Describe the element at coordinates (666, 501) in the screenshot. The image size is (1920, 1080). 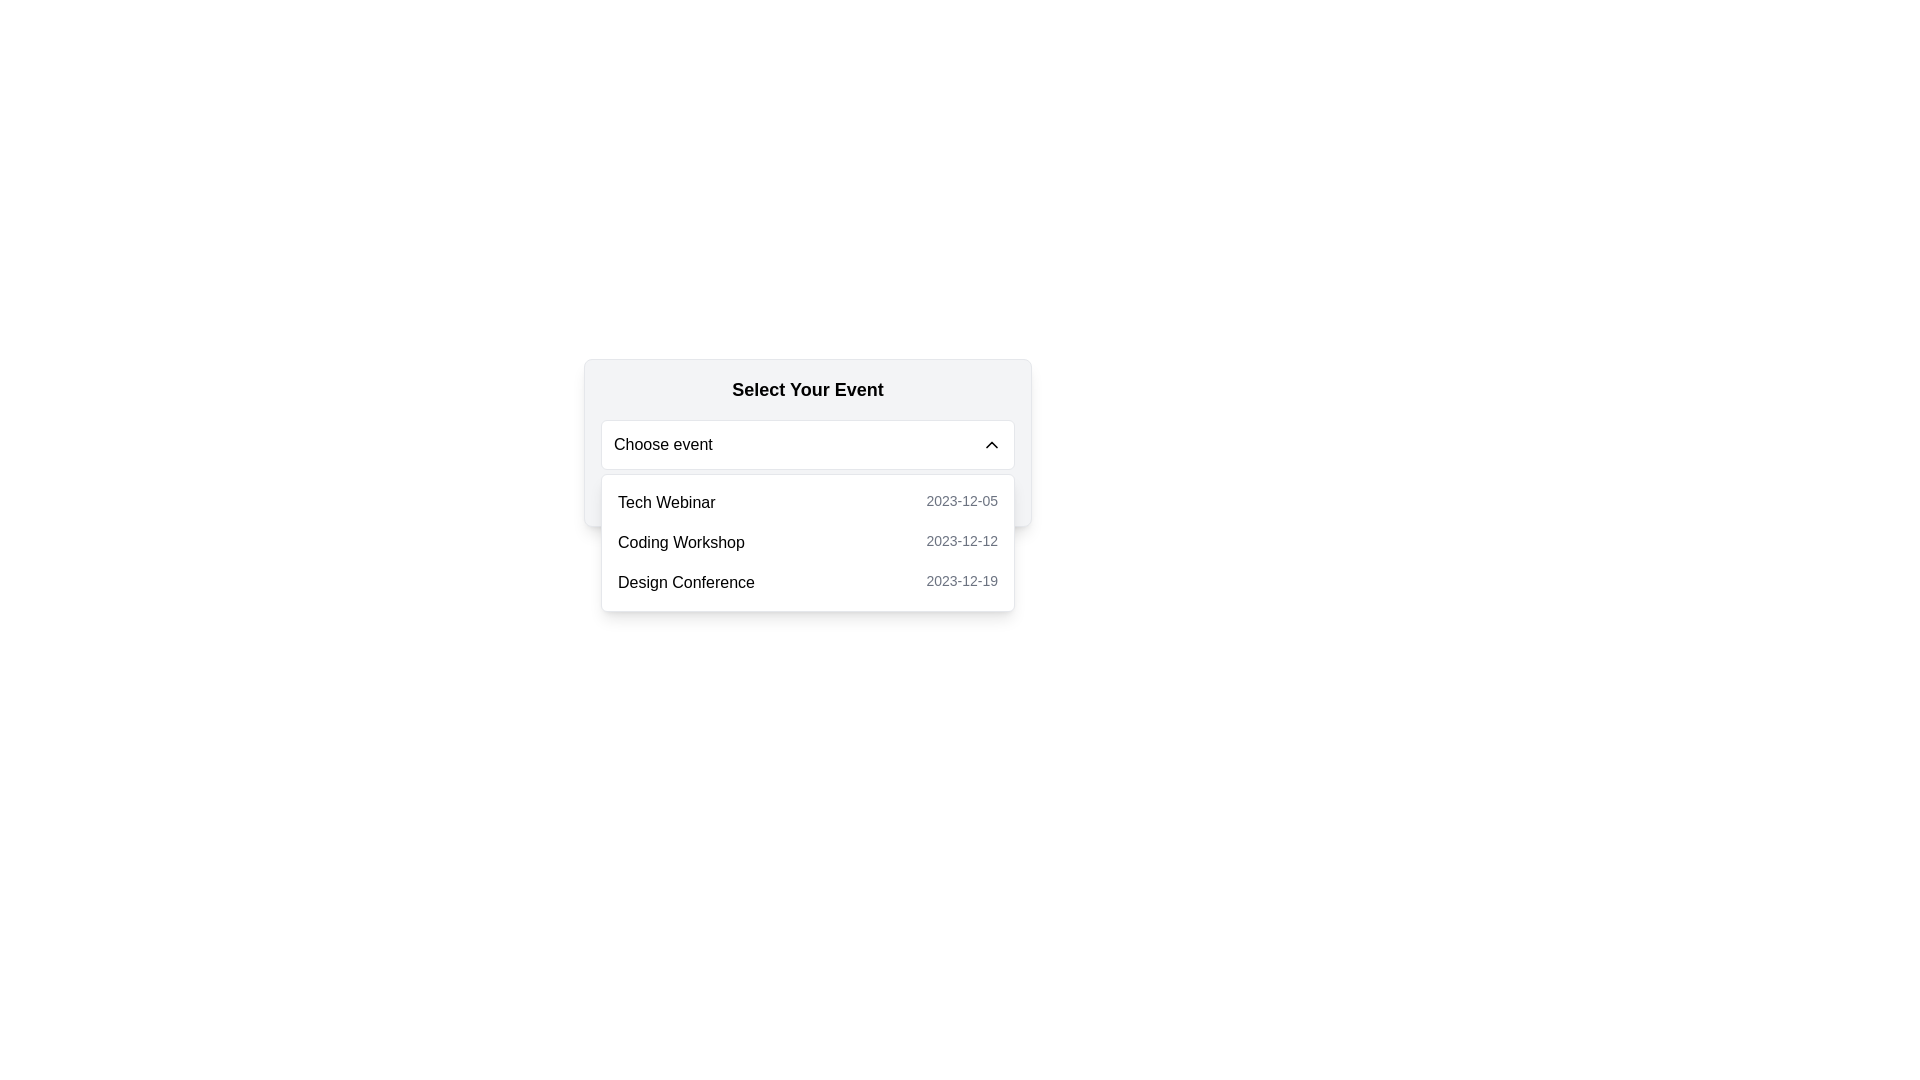
I see `the text label representing the name of an event in the dropdown menu` at that location.